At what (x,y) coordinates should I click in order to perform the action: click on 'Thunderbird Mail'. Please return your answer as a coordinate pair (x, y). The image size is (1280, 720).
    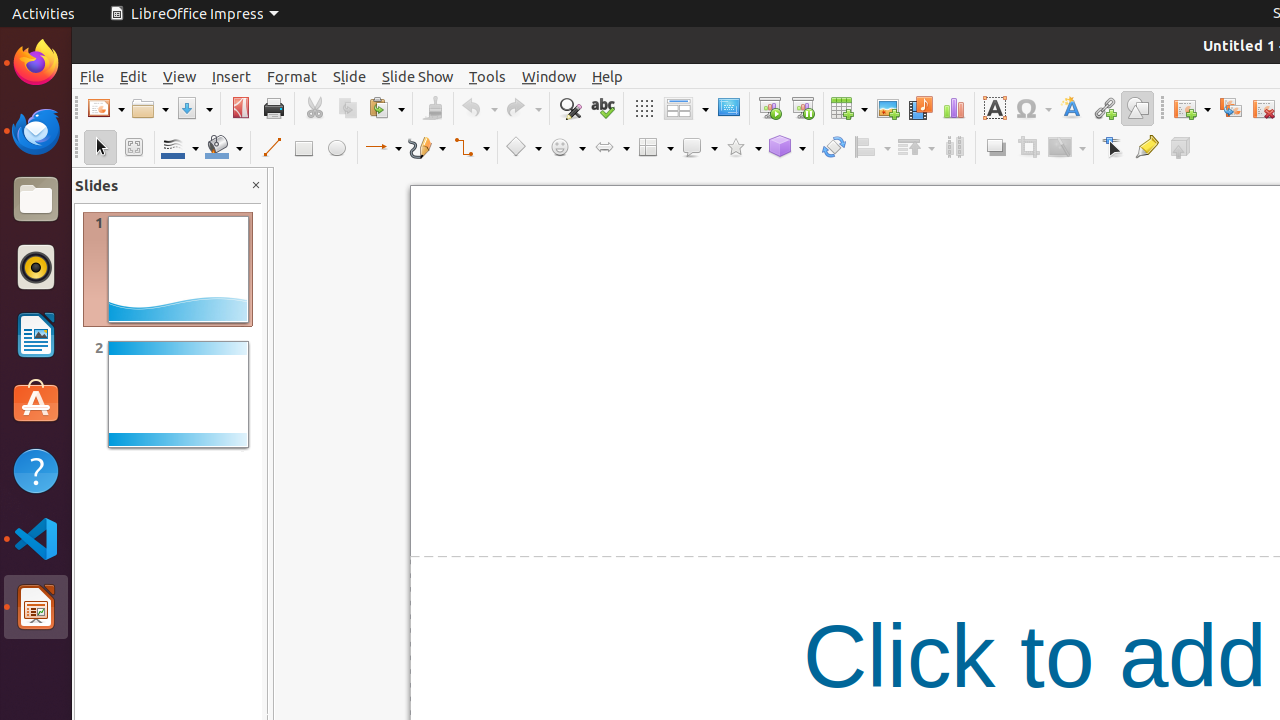
    Looking at the image, I should click on (35, 130).